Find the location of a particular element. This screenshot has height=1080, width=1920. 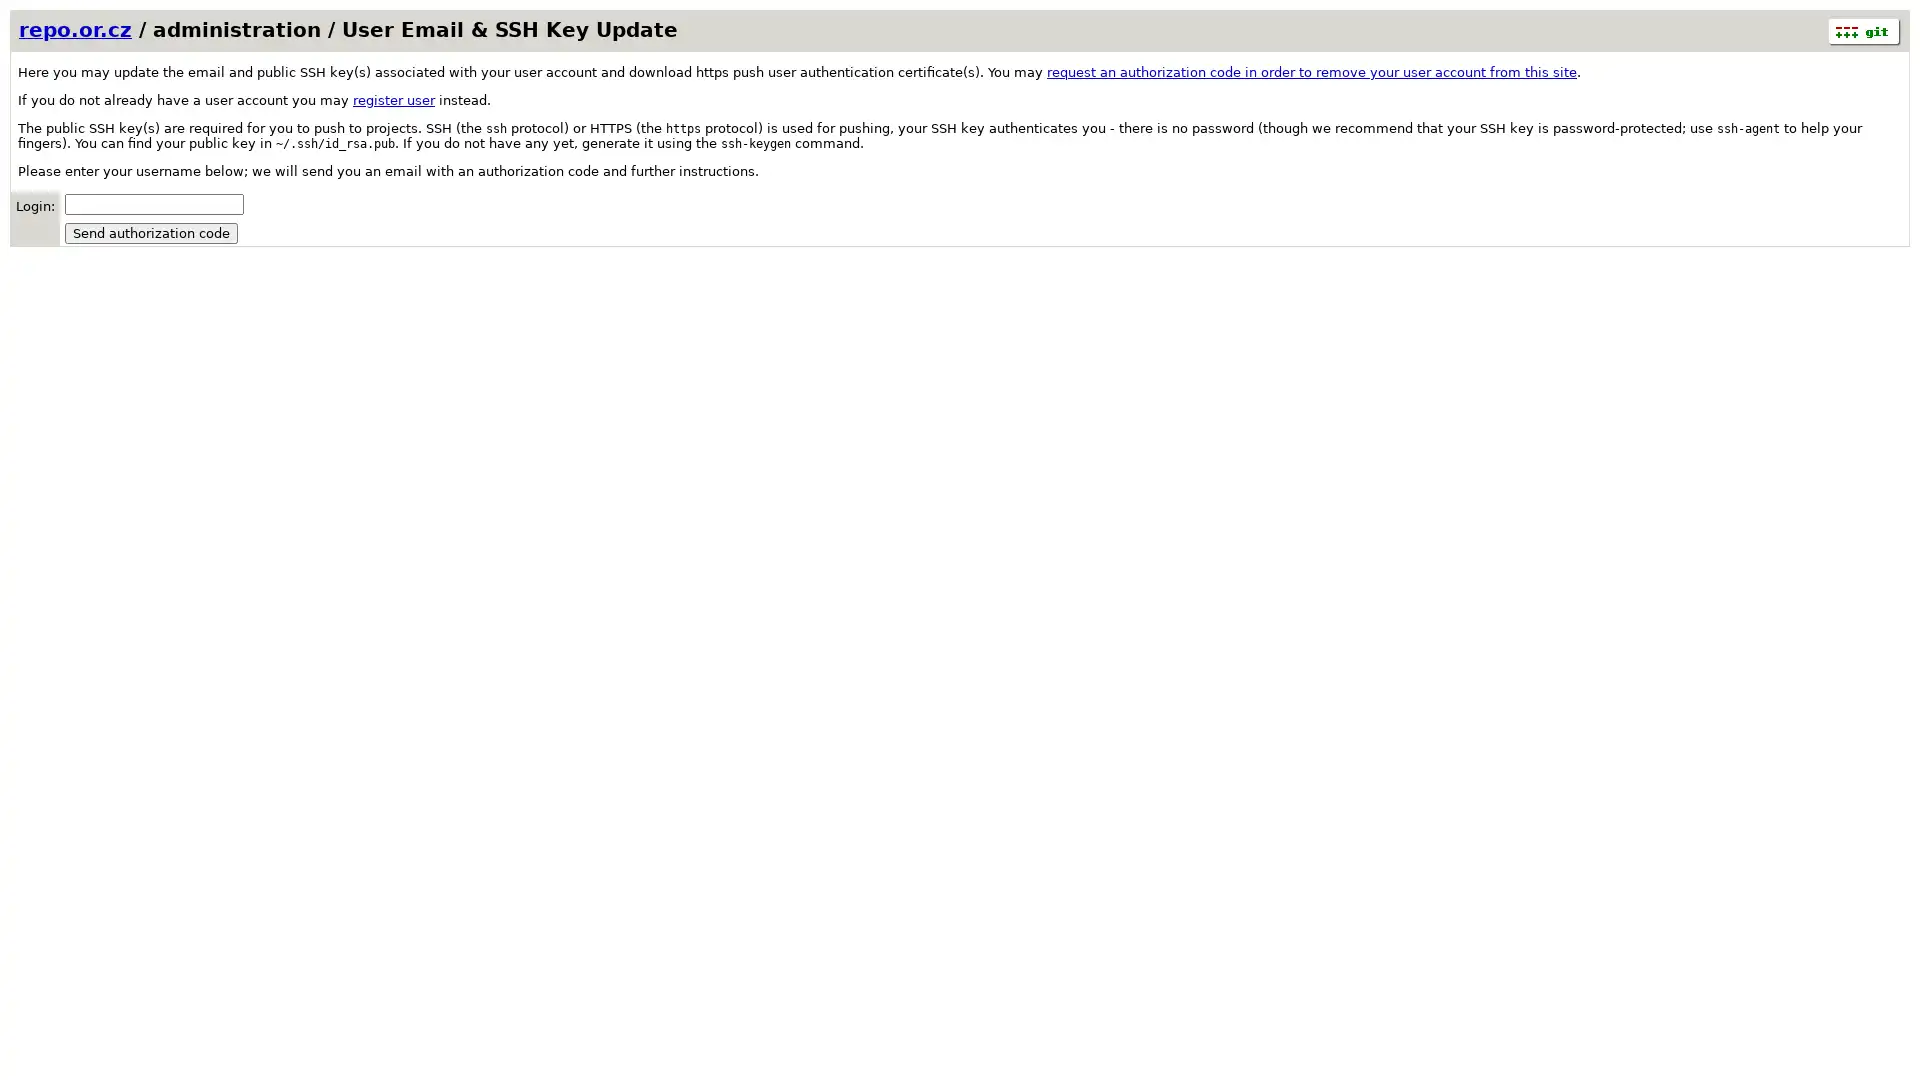

Send authorization code is located at coordinates (150, 231).